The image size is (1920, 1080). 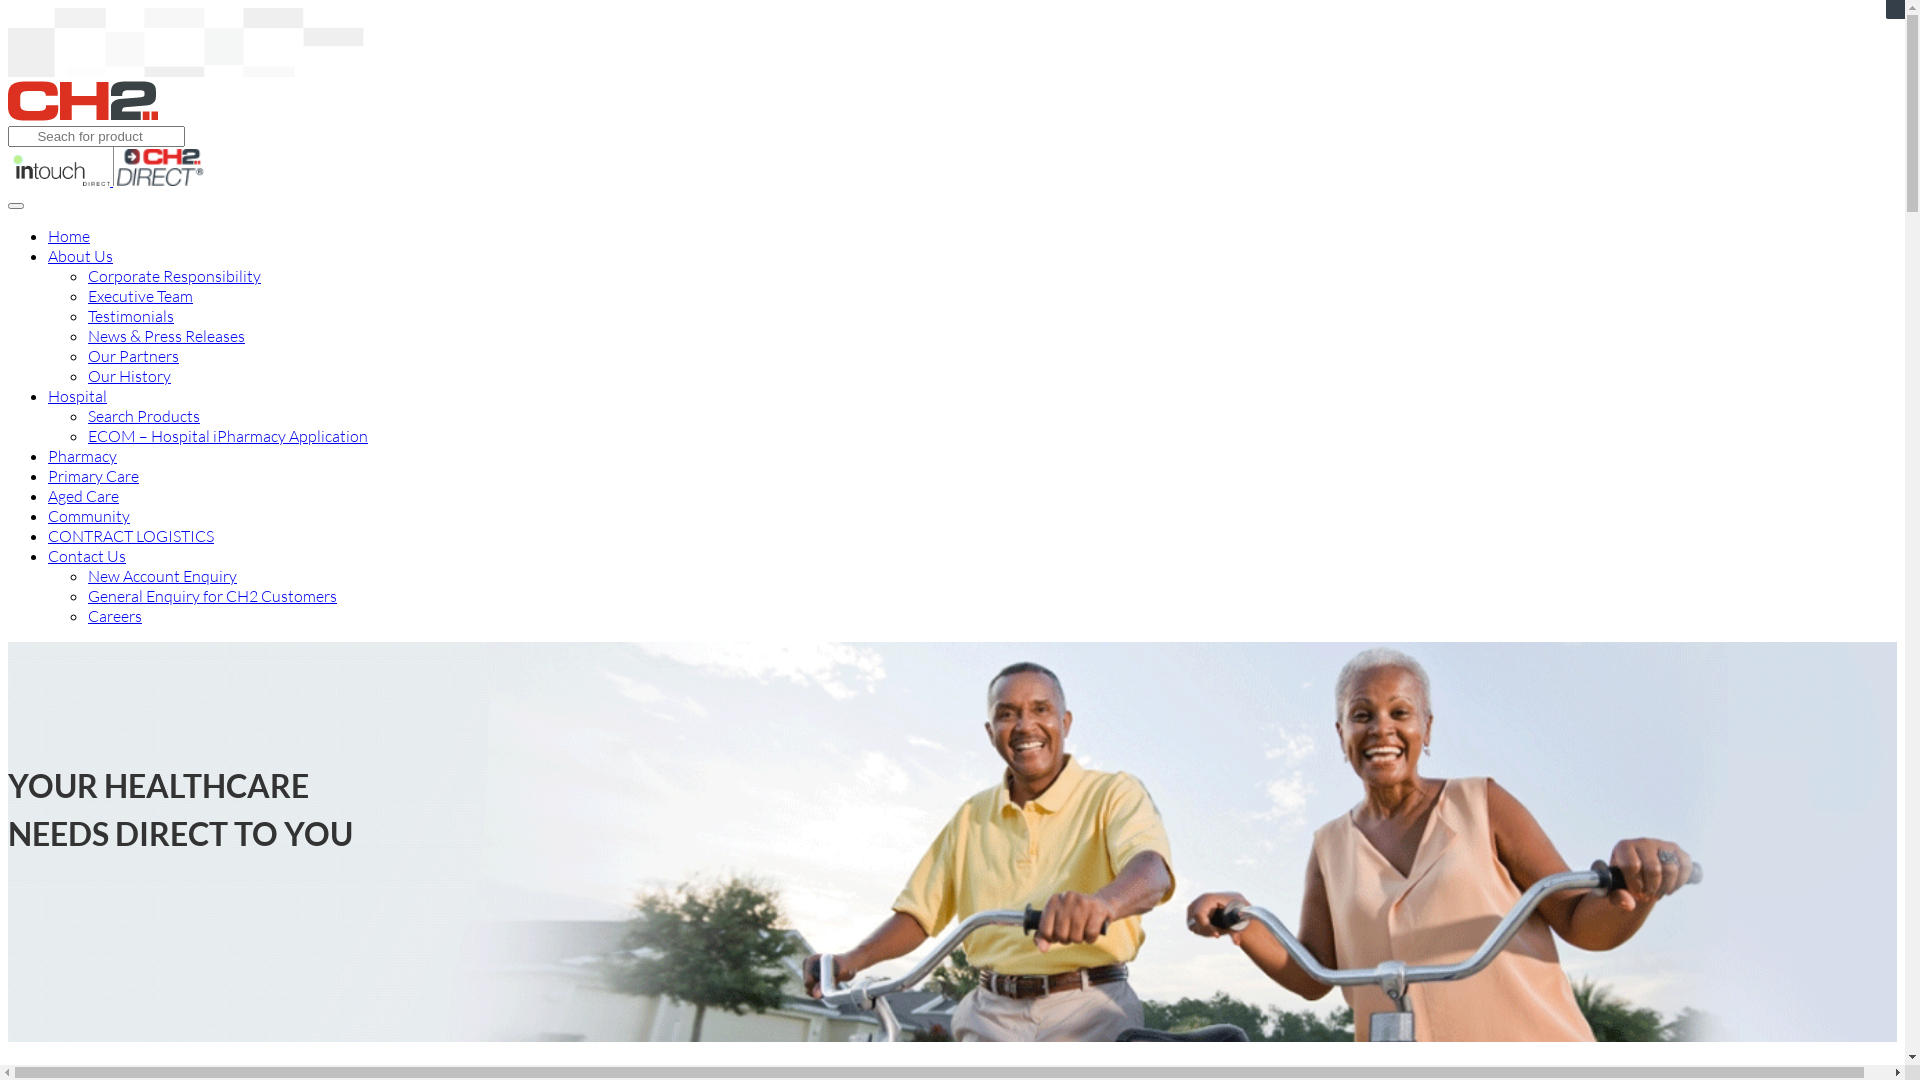 What do you see at coordinates (92, 475) in the screenshot?
I see `'Primary Care'` at bounding box center [92, 475].